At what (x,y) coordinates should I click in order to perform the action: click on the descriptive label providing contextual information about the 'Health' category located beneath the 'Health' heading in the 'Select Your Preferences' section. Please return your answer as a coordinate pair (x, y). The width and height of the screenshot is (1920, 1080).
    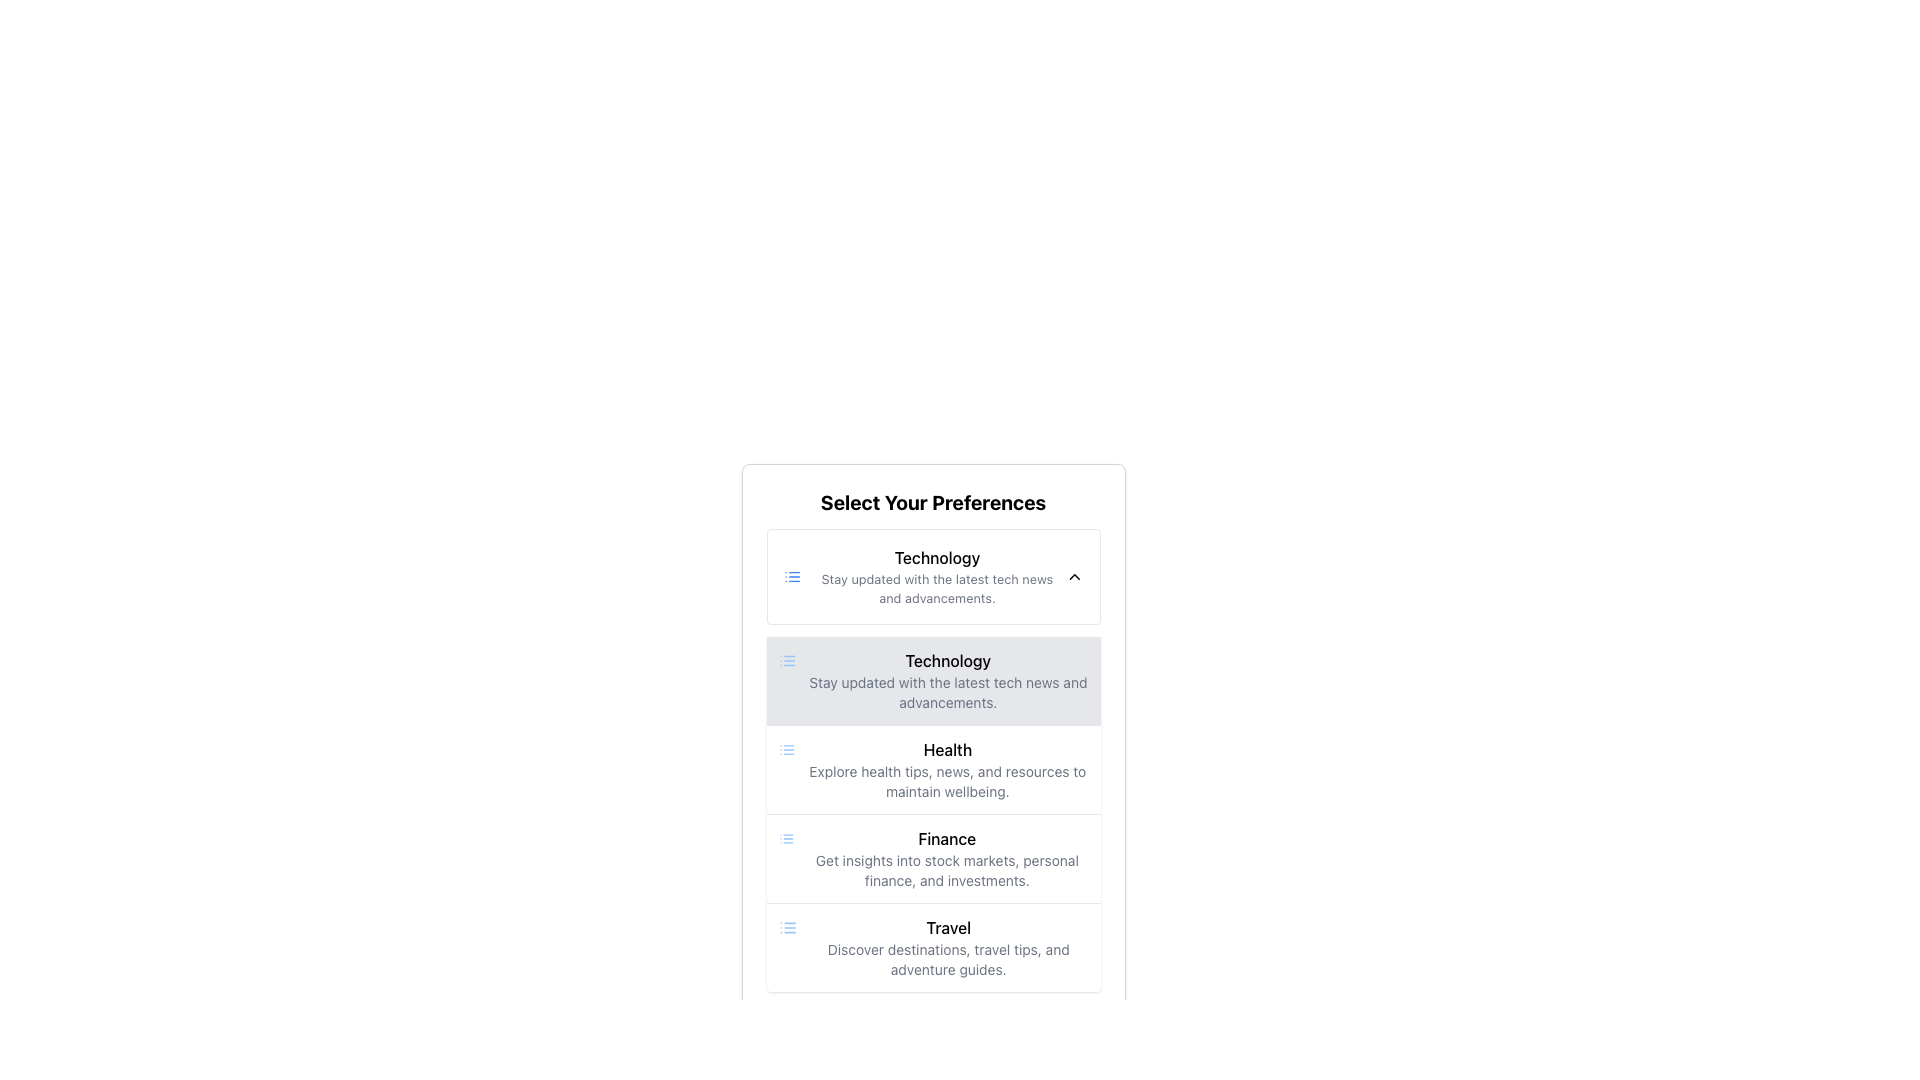
    Looking at the image, I should click on (946, 781).